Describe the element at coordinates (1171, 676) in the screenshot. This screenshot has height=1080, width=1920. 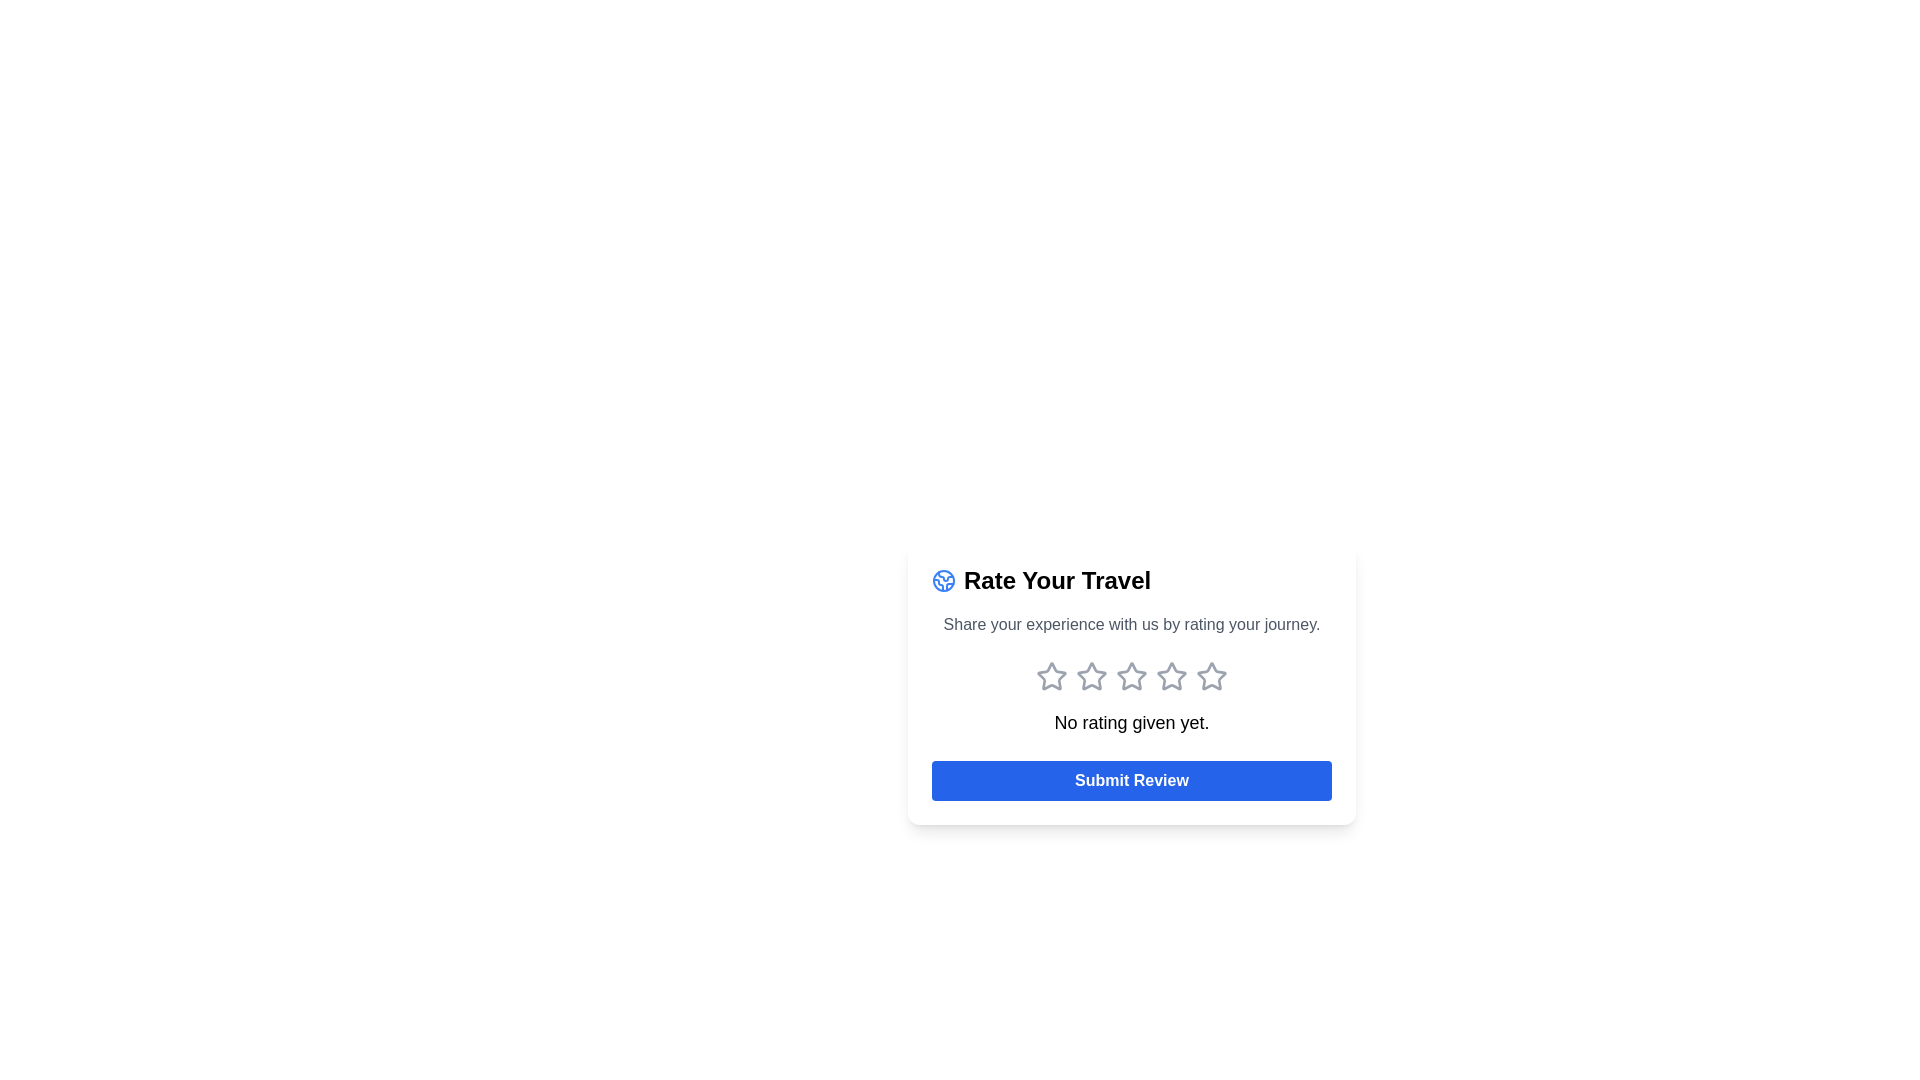
I see `the fourth star in the interactive rating icon to assign a rating of four out of five stars` at that location.